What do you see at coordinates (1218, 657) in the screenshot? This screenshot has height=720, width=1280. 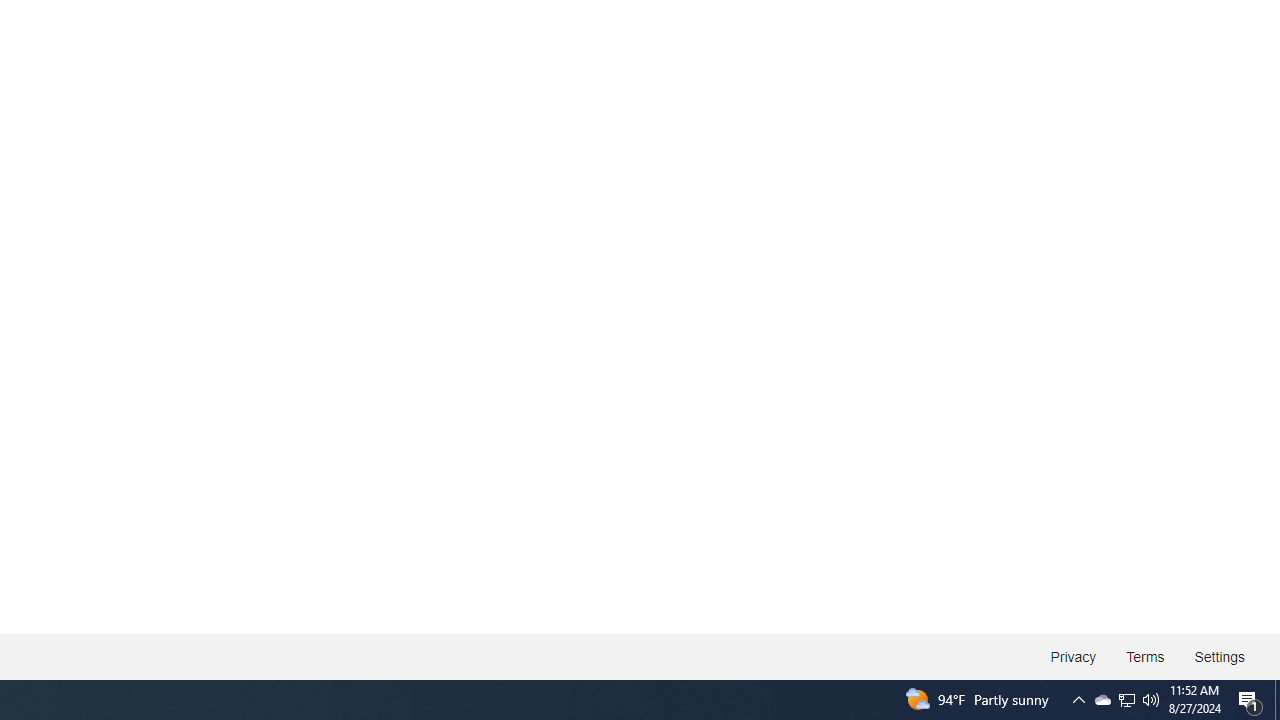 I see `'Settings'` at bounding box center [1218, 657].